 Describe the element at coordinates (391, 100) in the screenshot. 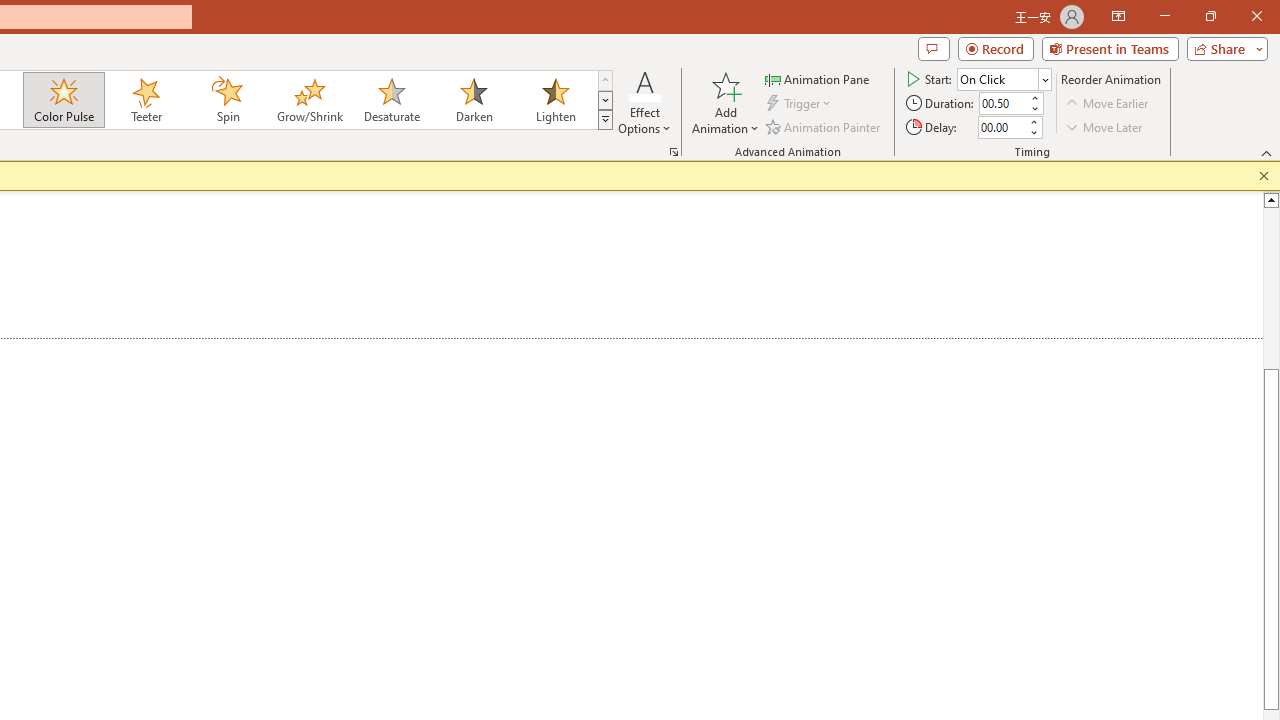

I see `'Desaturate'` at that location.